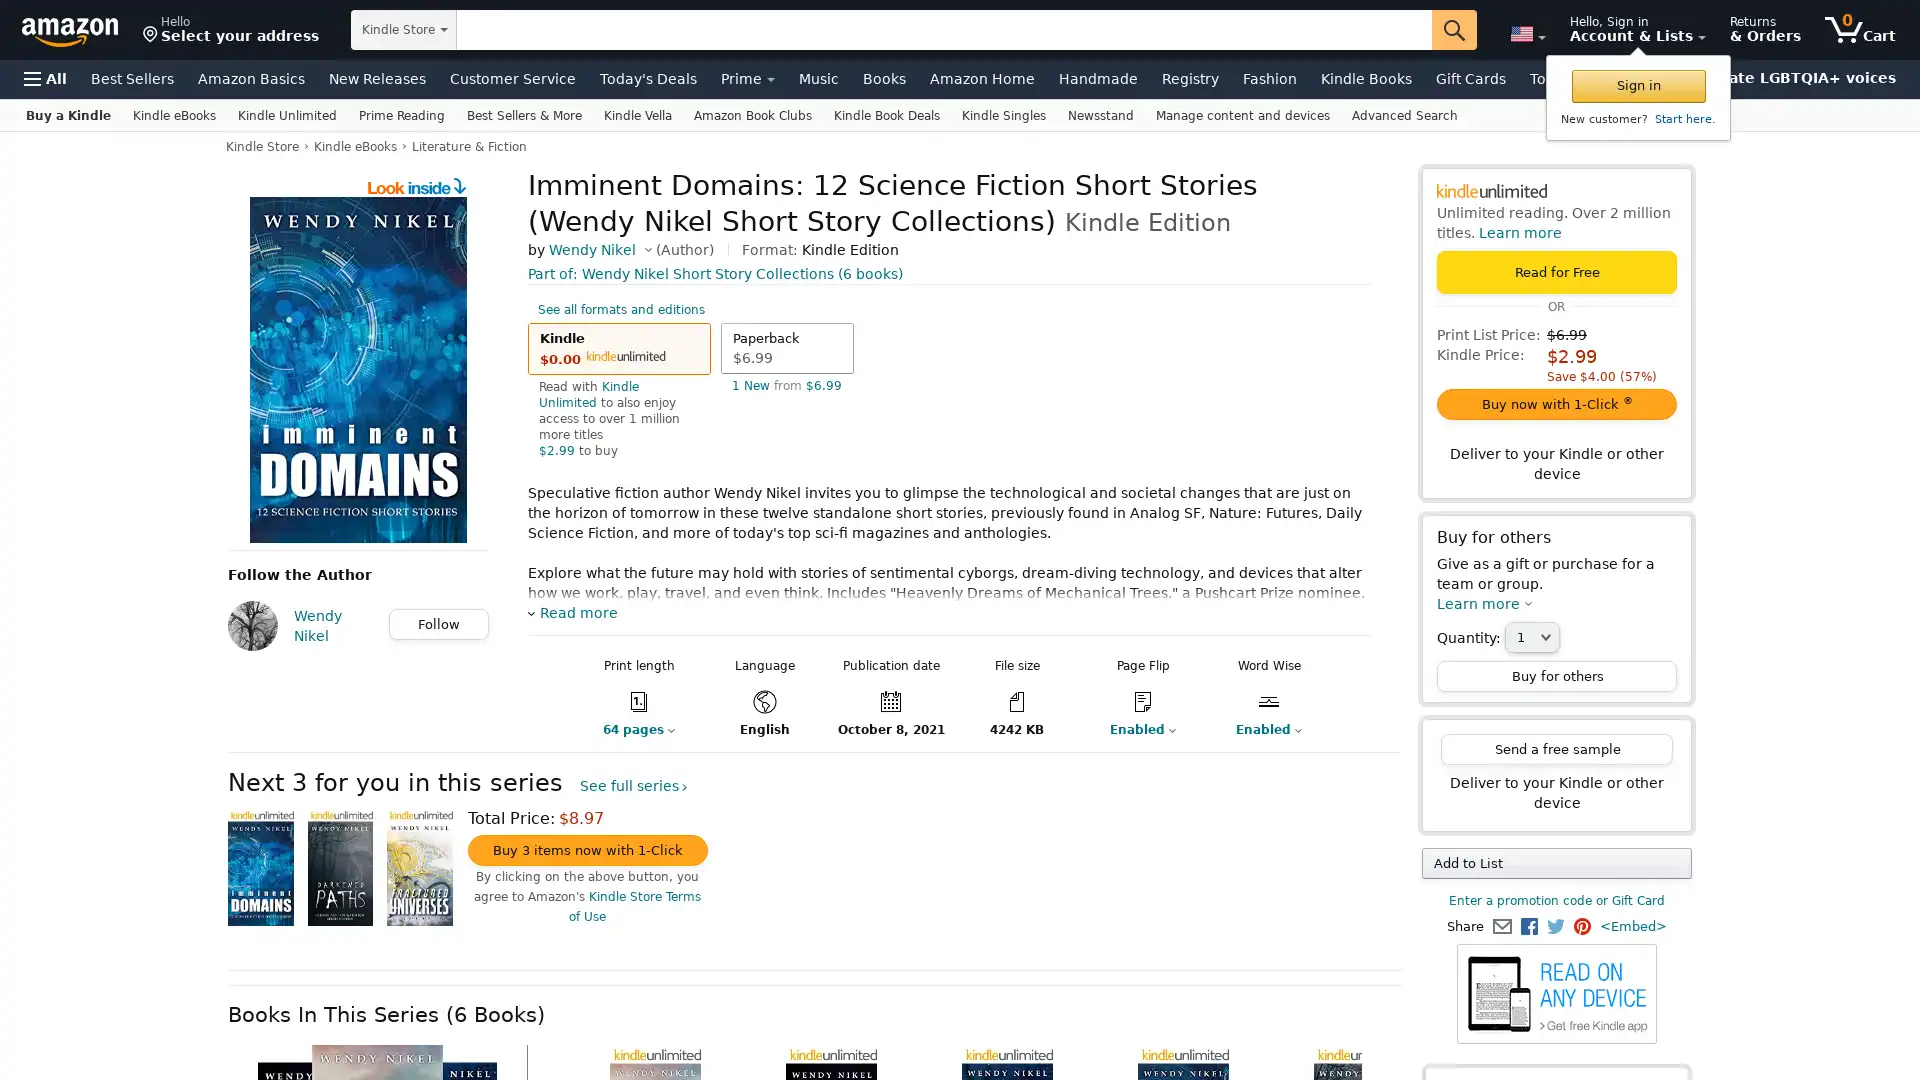 This screenshot has width=1920, height=1080. What do you see at coordinates (637, 729) in the screenshot?
I see `64 pages` at bounding box center [637, 729].